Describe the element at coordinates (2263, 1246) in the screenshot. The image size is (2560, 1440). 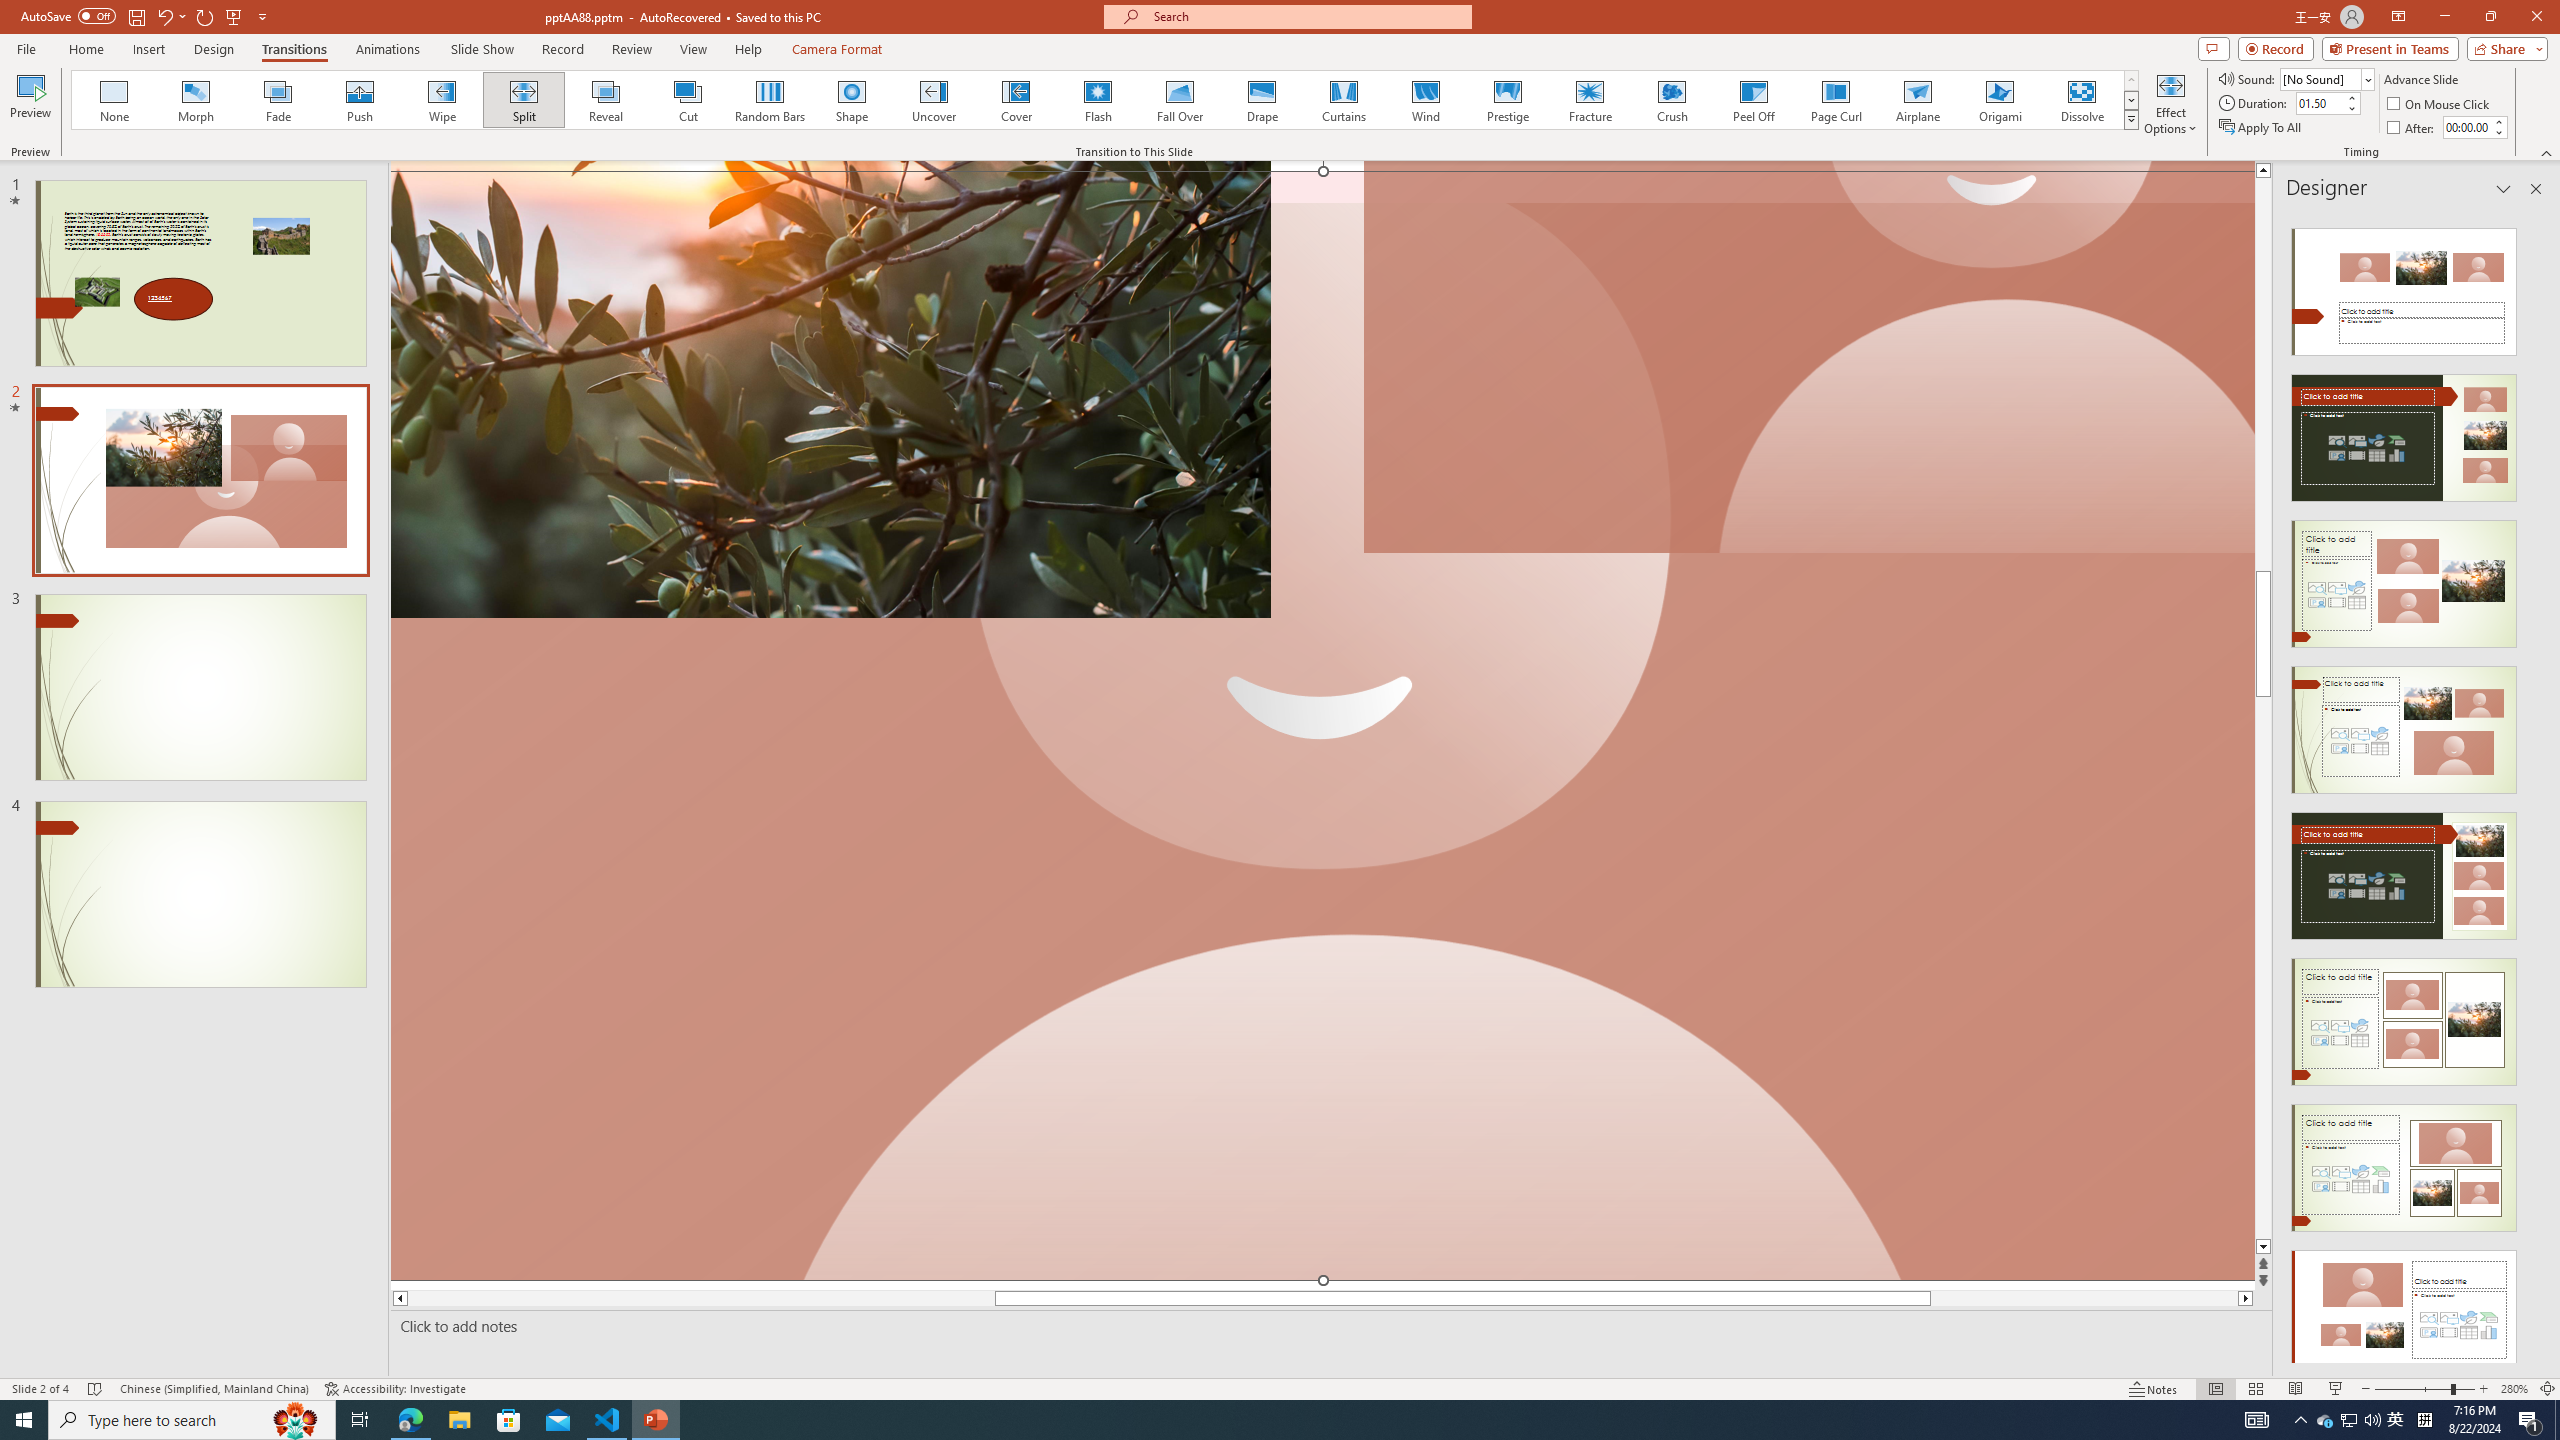
I see `'Line down'` at that location.